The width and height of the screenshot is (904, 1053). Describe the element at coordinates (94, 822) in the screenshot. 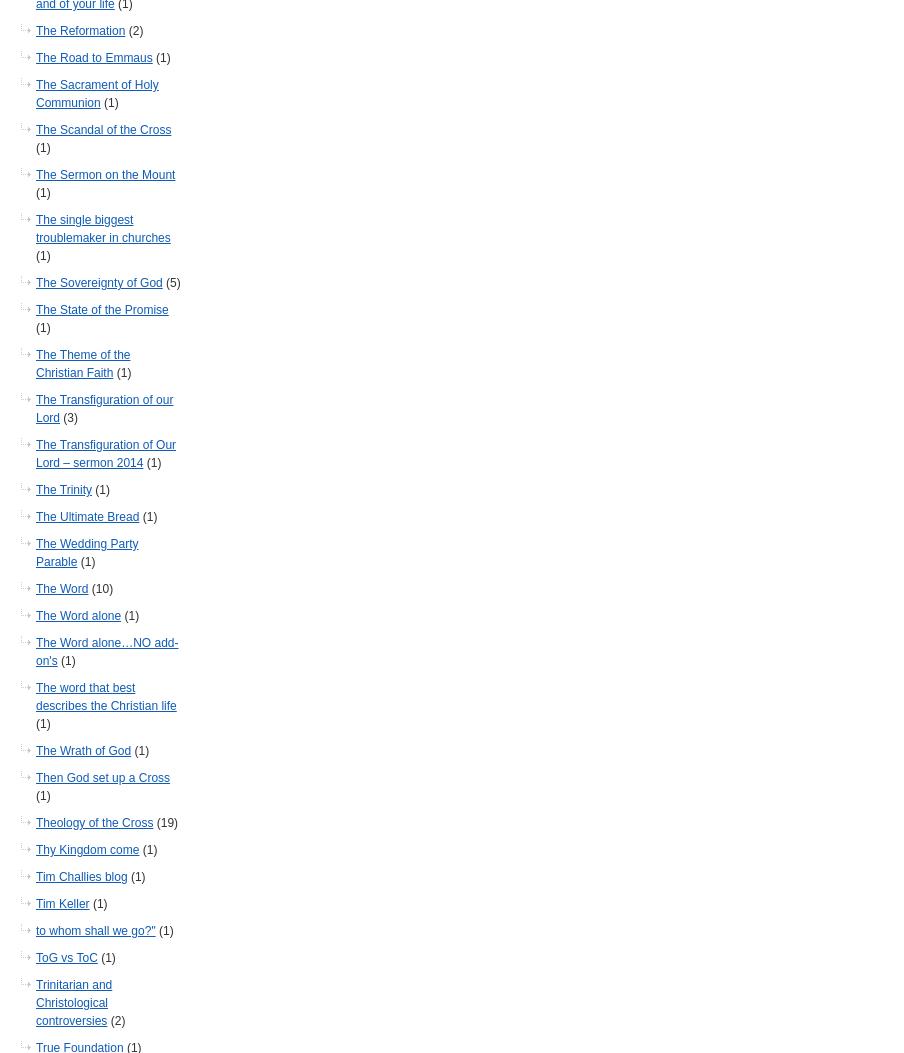

I see `'Theology of the Cross'` at that location.